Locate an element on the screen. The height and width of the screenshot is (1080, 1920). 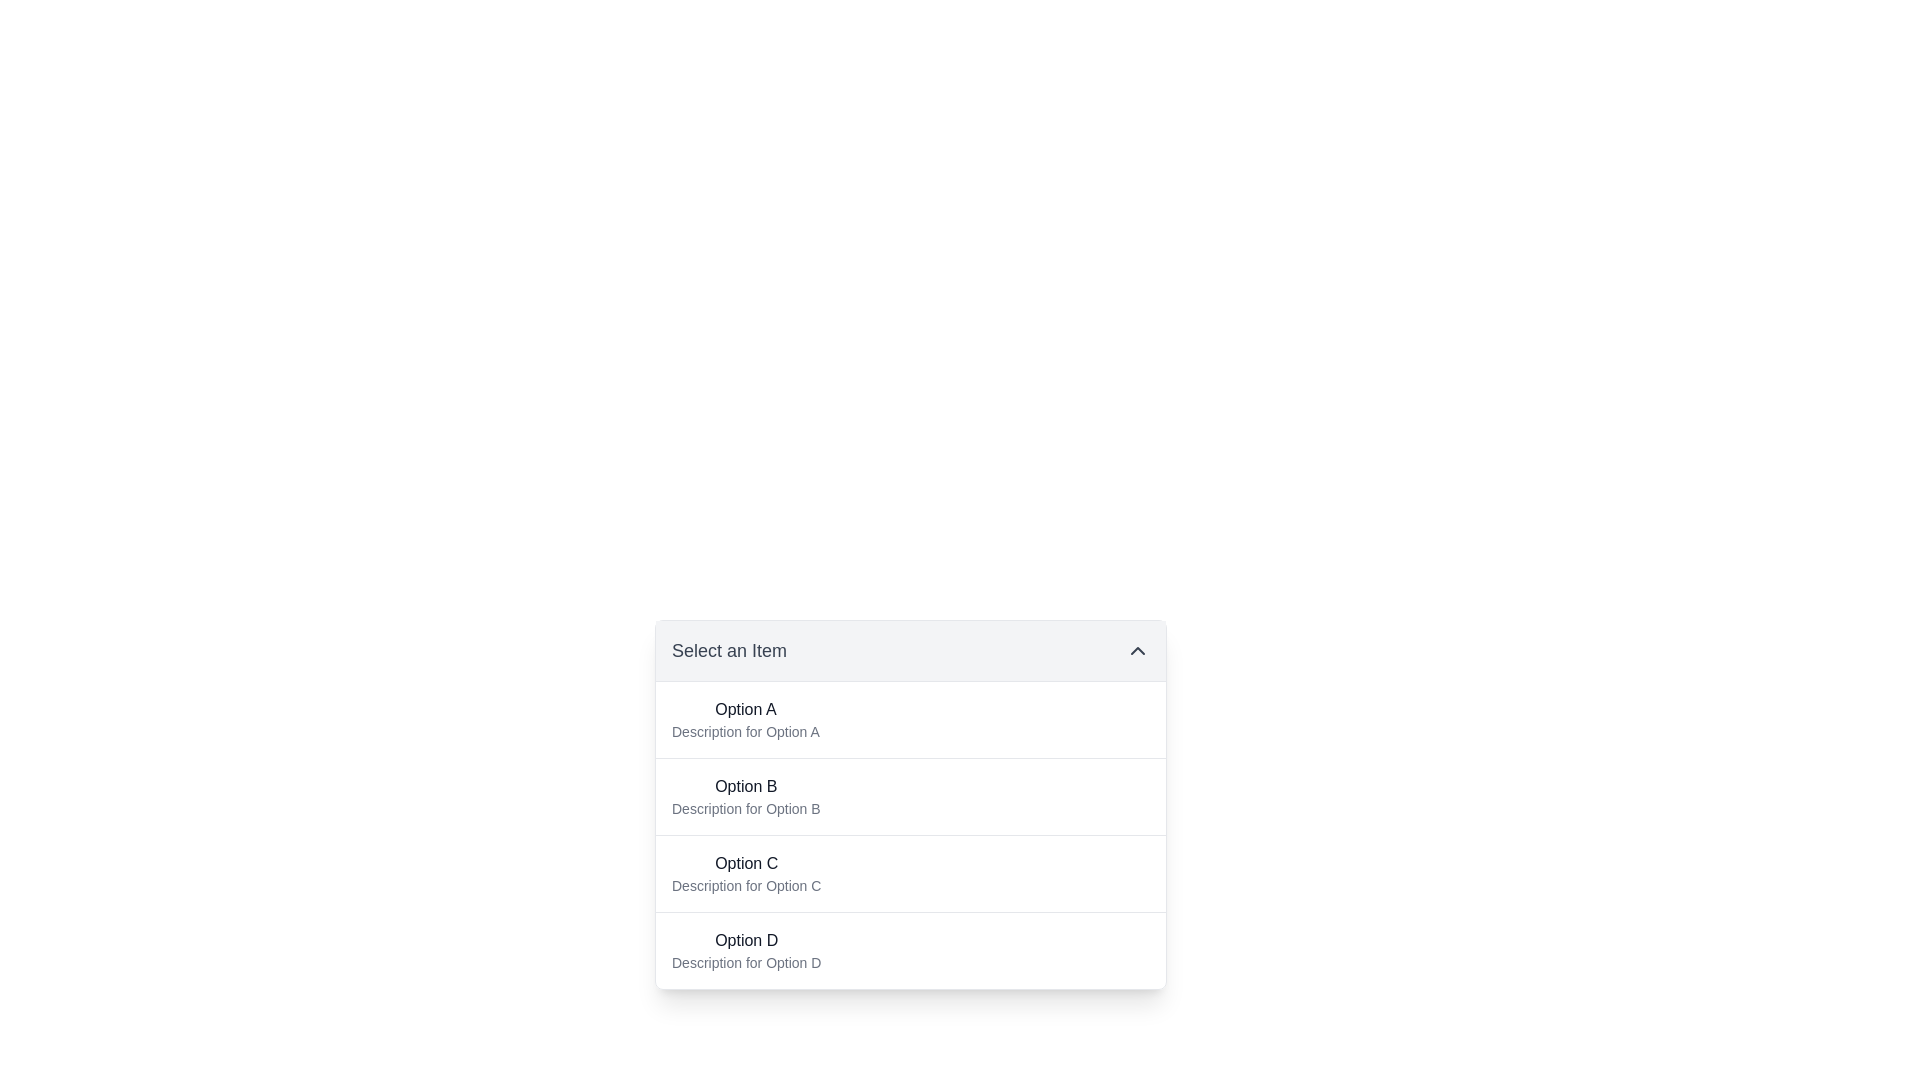
the list item that contains the bold text 'Option C' and the descriptive text 'Description for Option C', positioned centrally in the vertical list under 'Select an Item' is located at coordinates (745, 873).